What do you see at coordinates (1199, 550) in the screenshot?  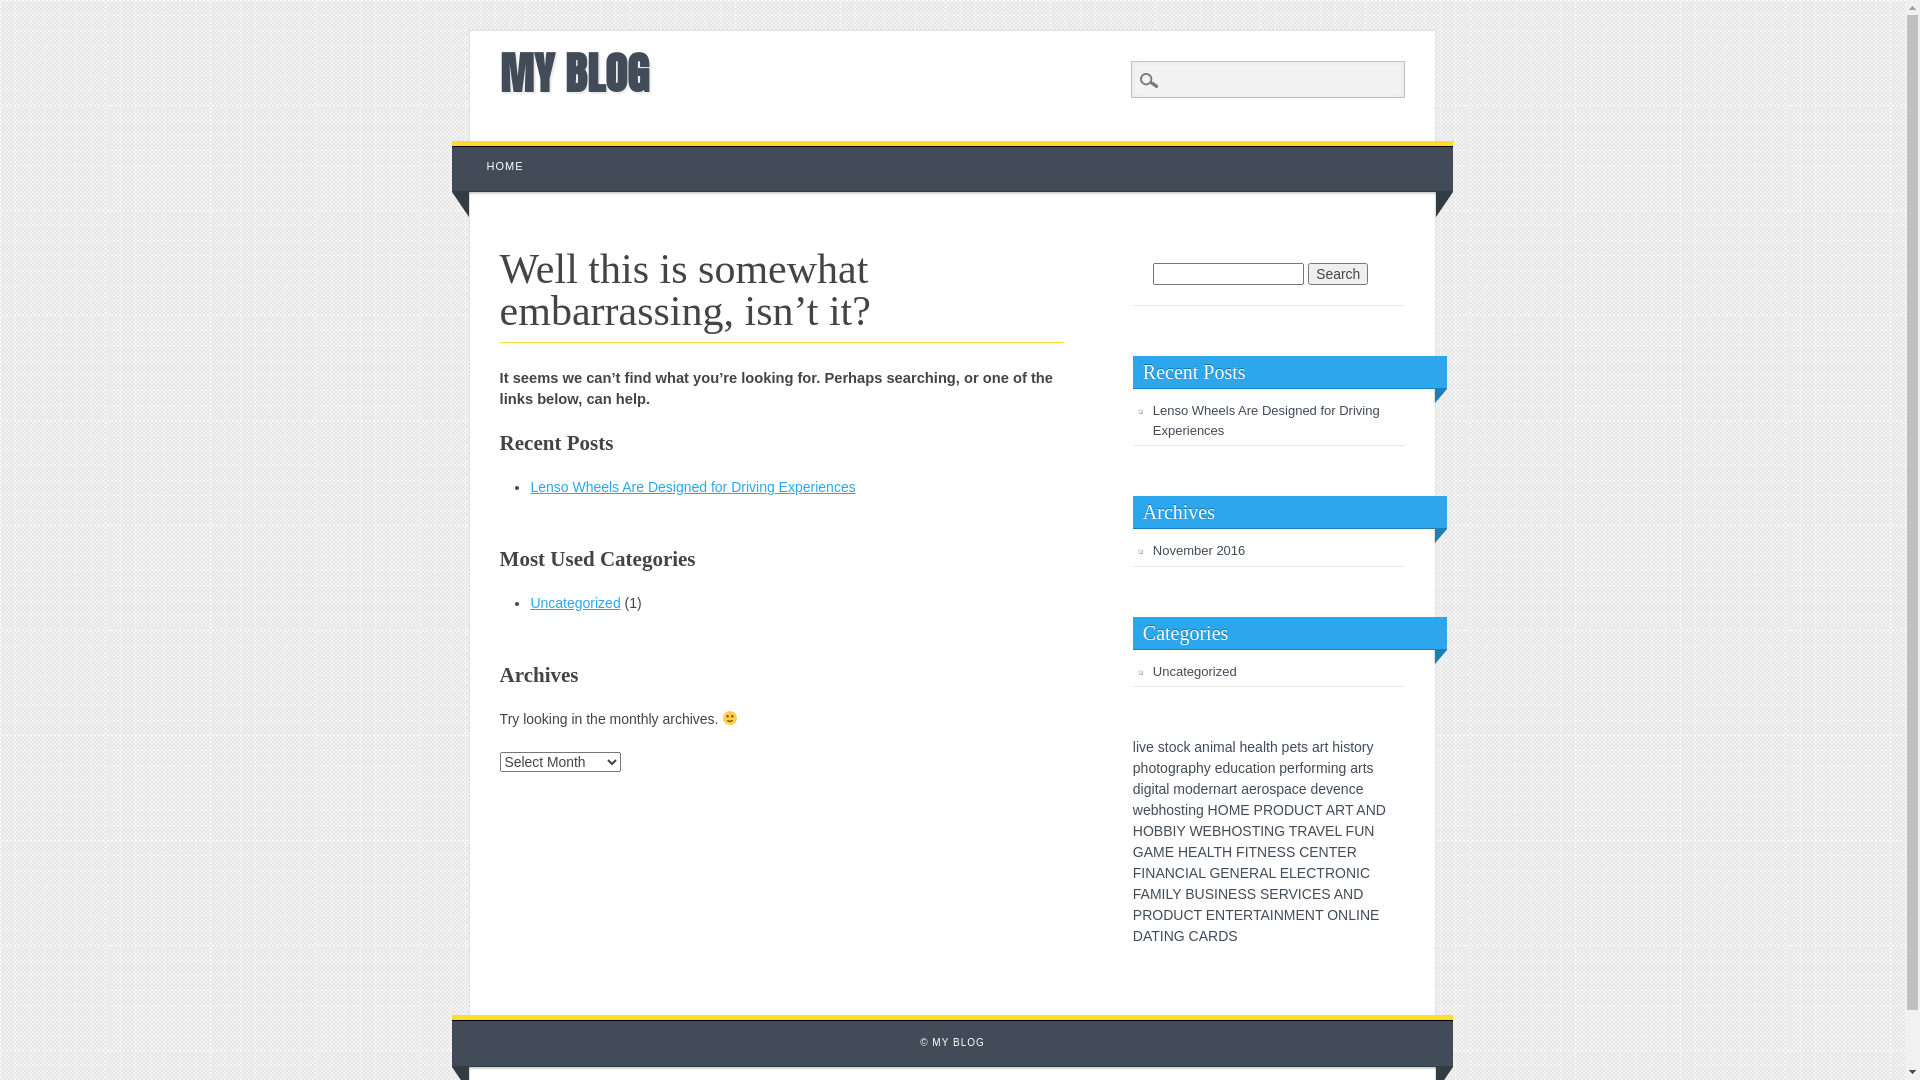 I see `'November 2016'` at bounding box center [1199, 550].